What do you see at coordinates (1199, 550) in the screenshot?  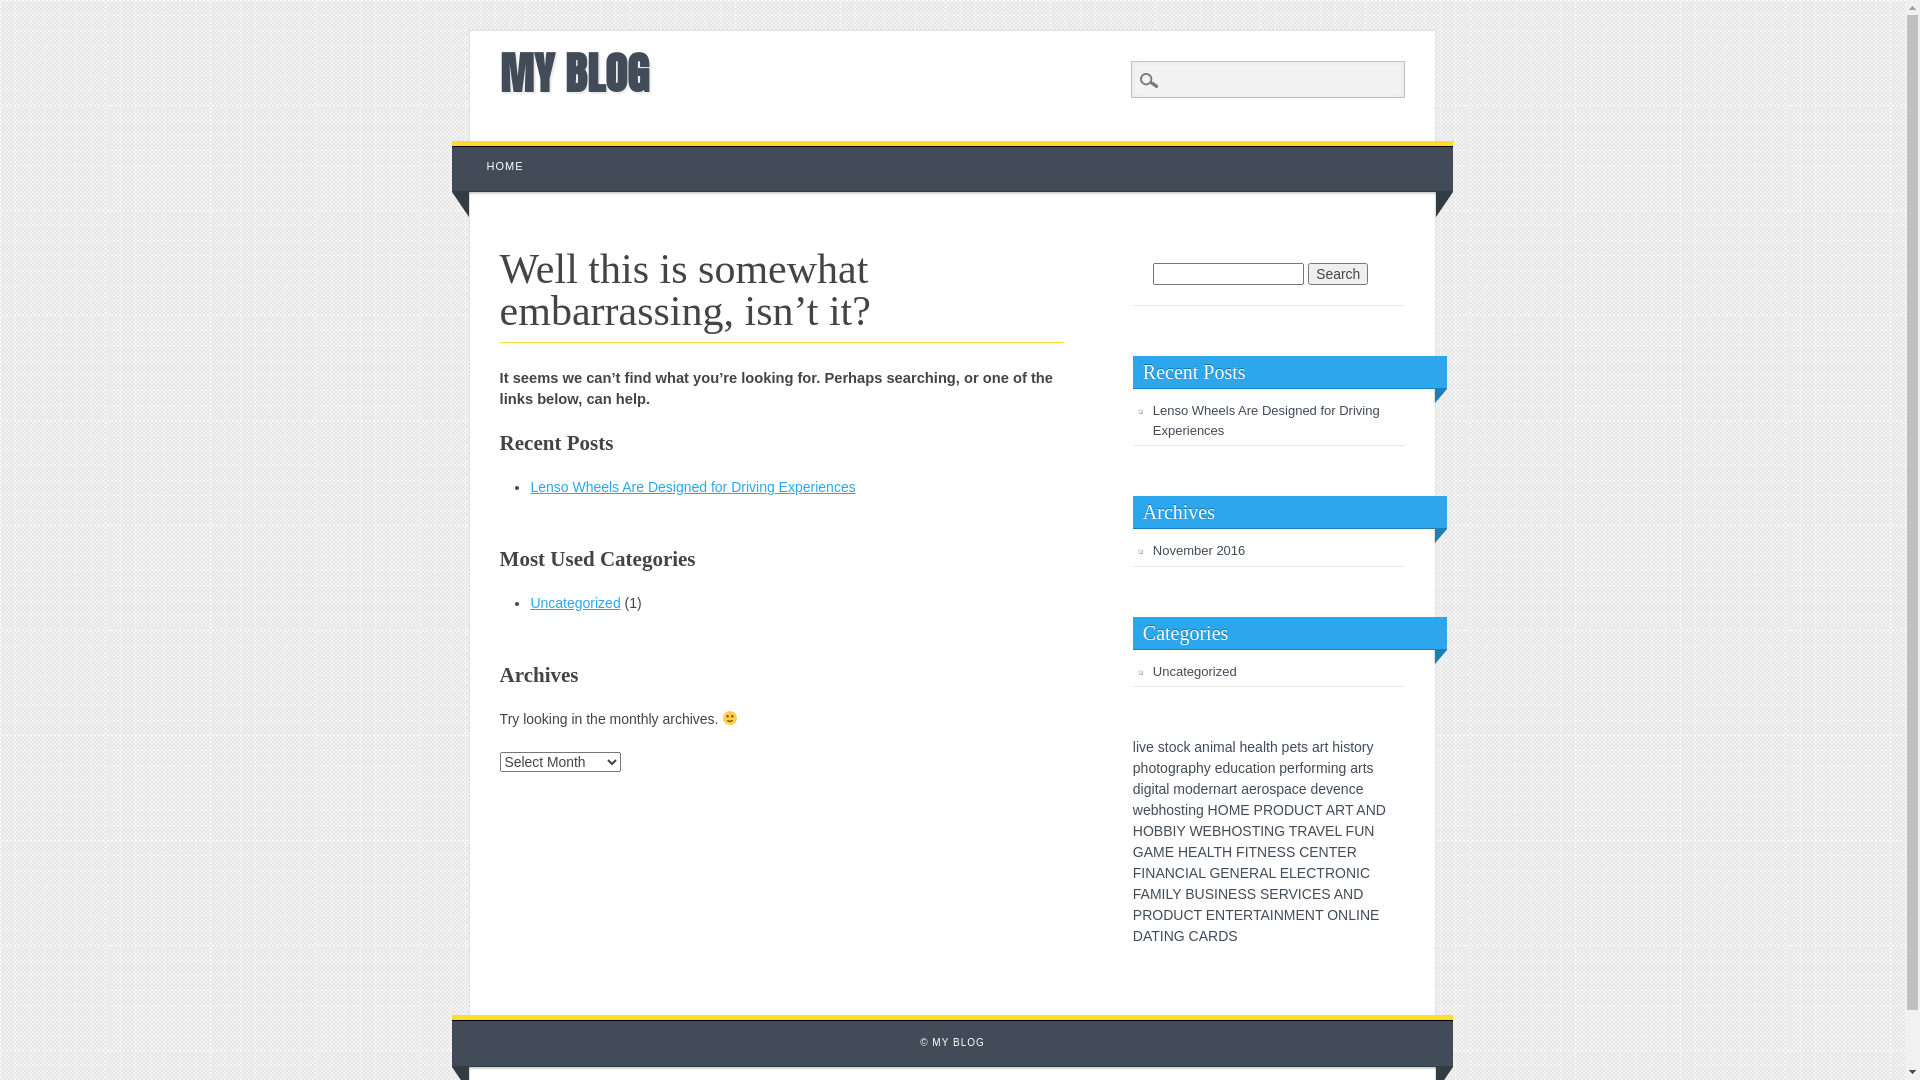 I see `'November 2016'` at bounding box center [1199, 550].